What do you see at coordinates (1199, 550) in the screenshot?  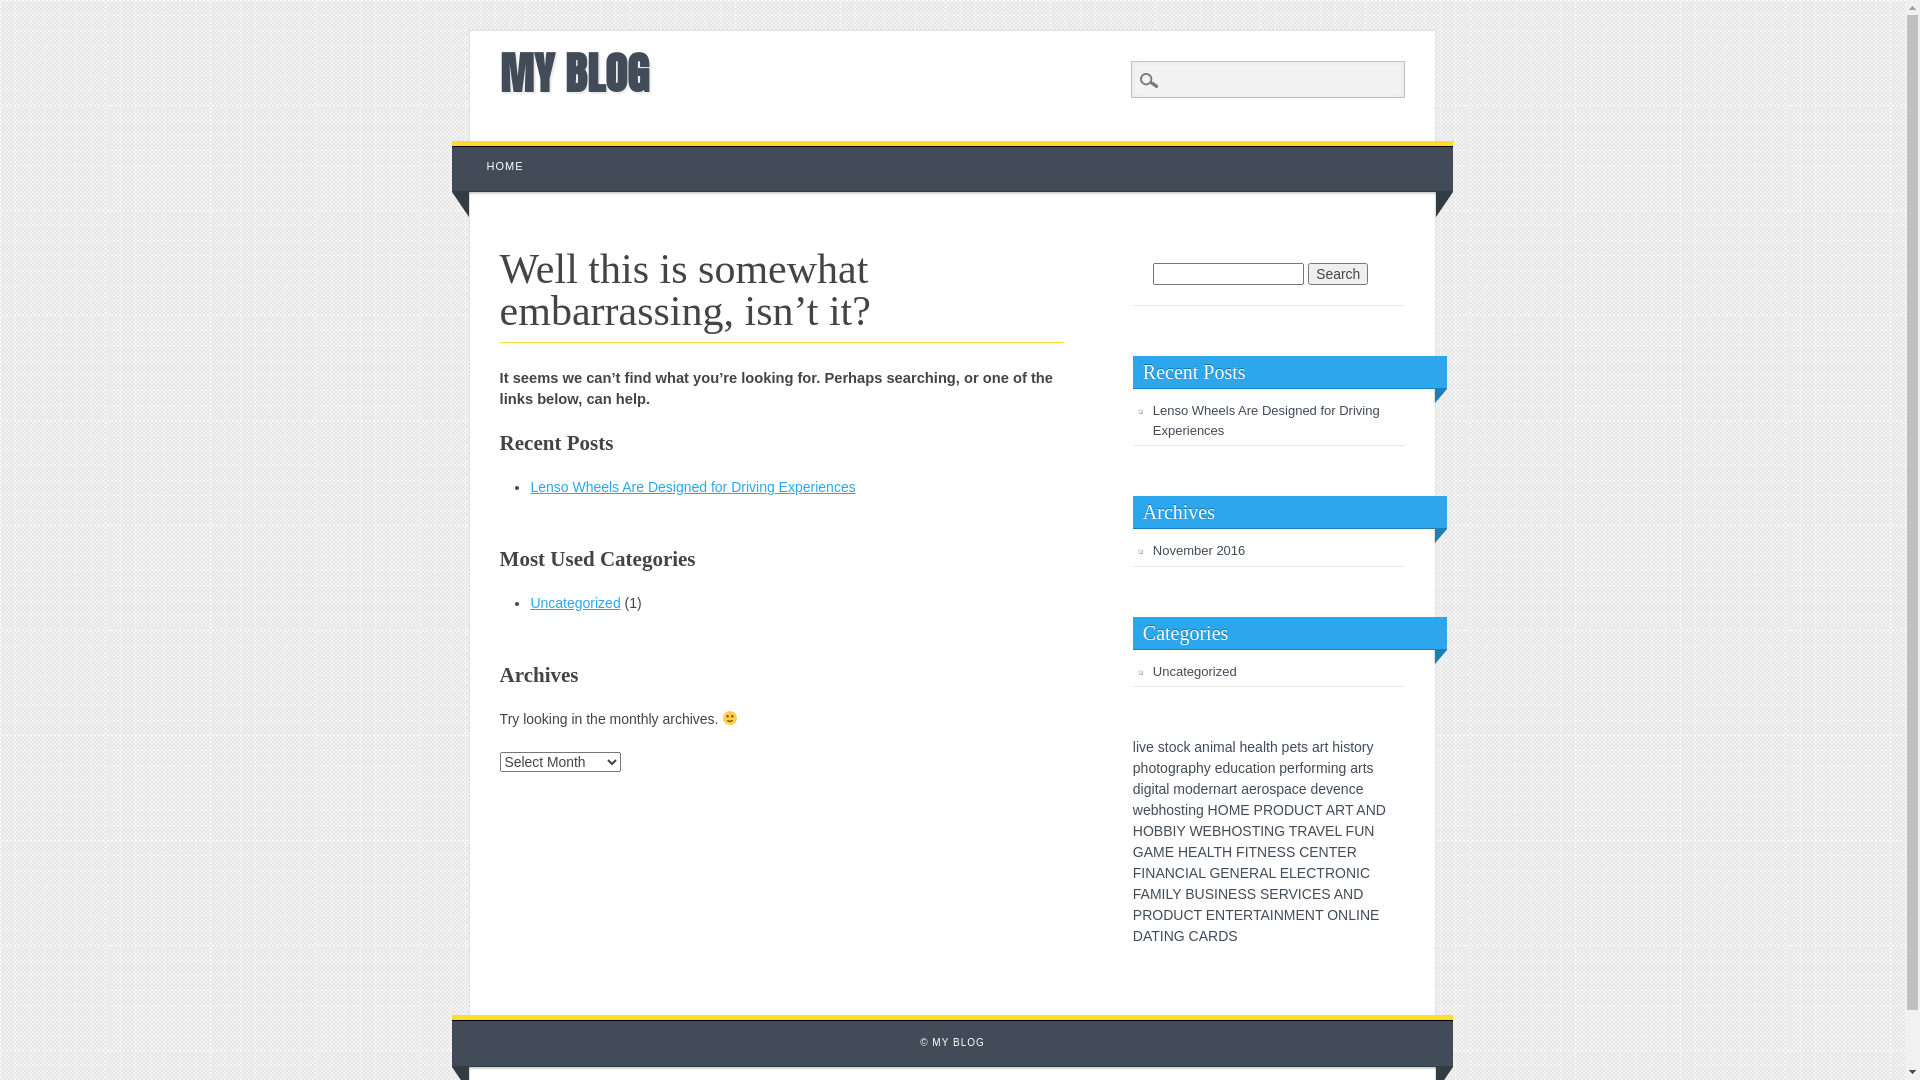 I see `'November 2016'` at bounding box center [1199, 550].